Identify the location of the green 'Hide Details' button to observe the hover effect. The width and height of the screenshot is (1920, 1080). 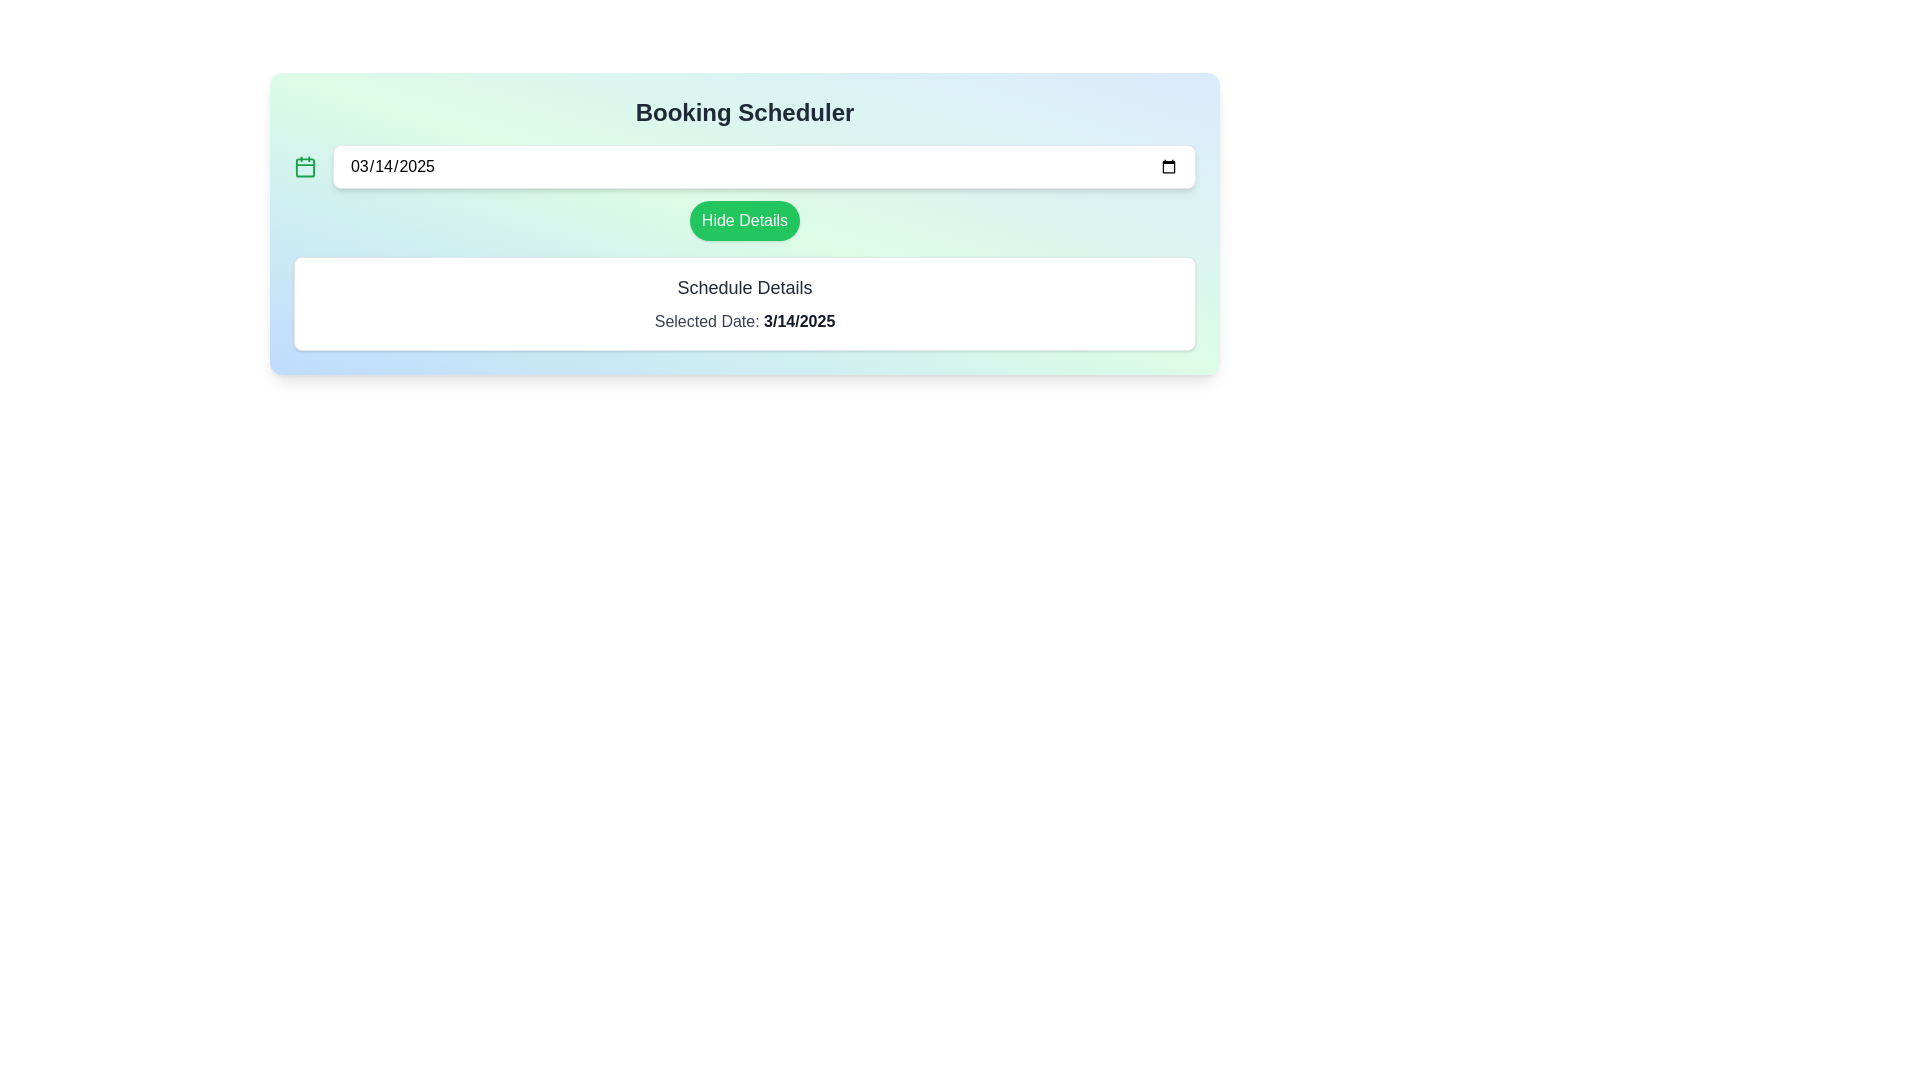
(743, 220).